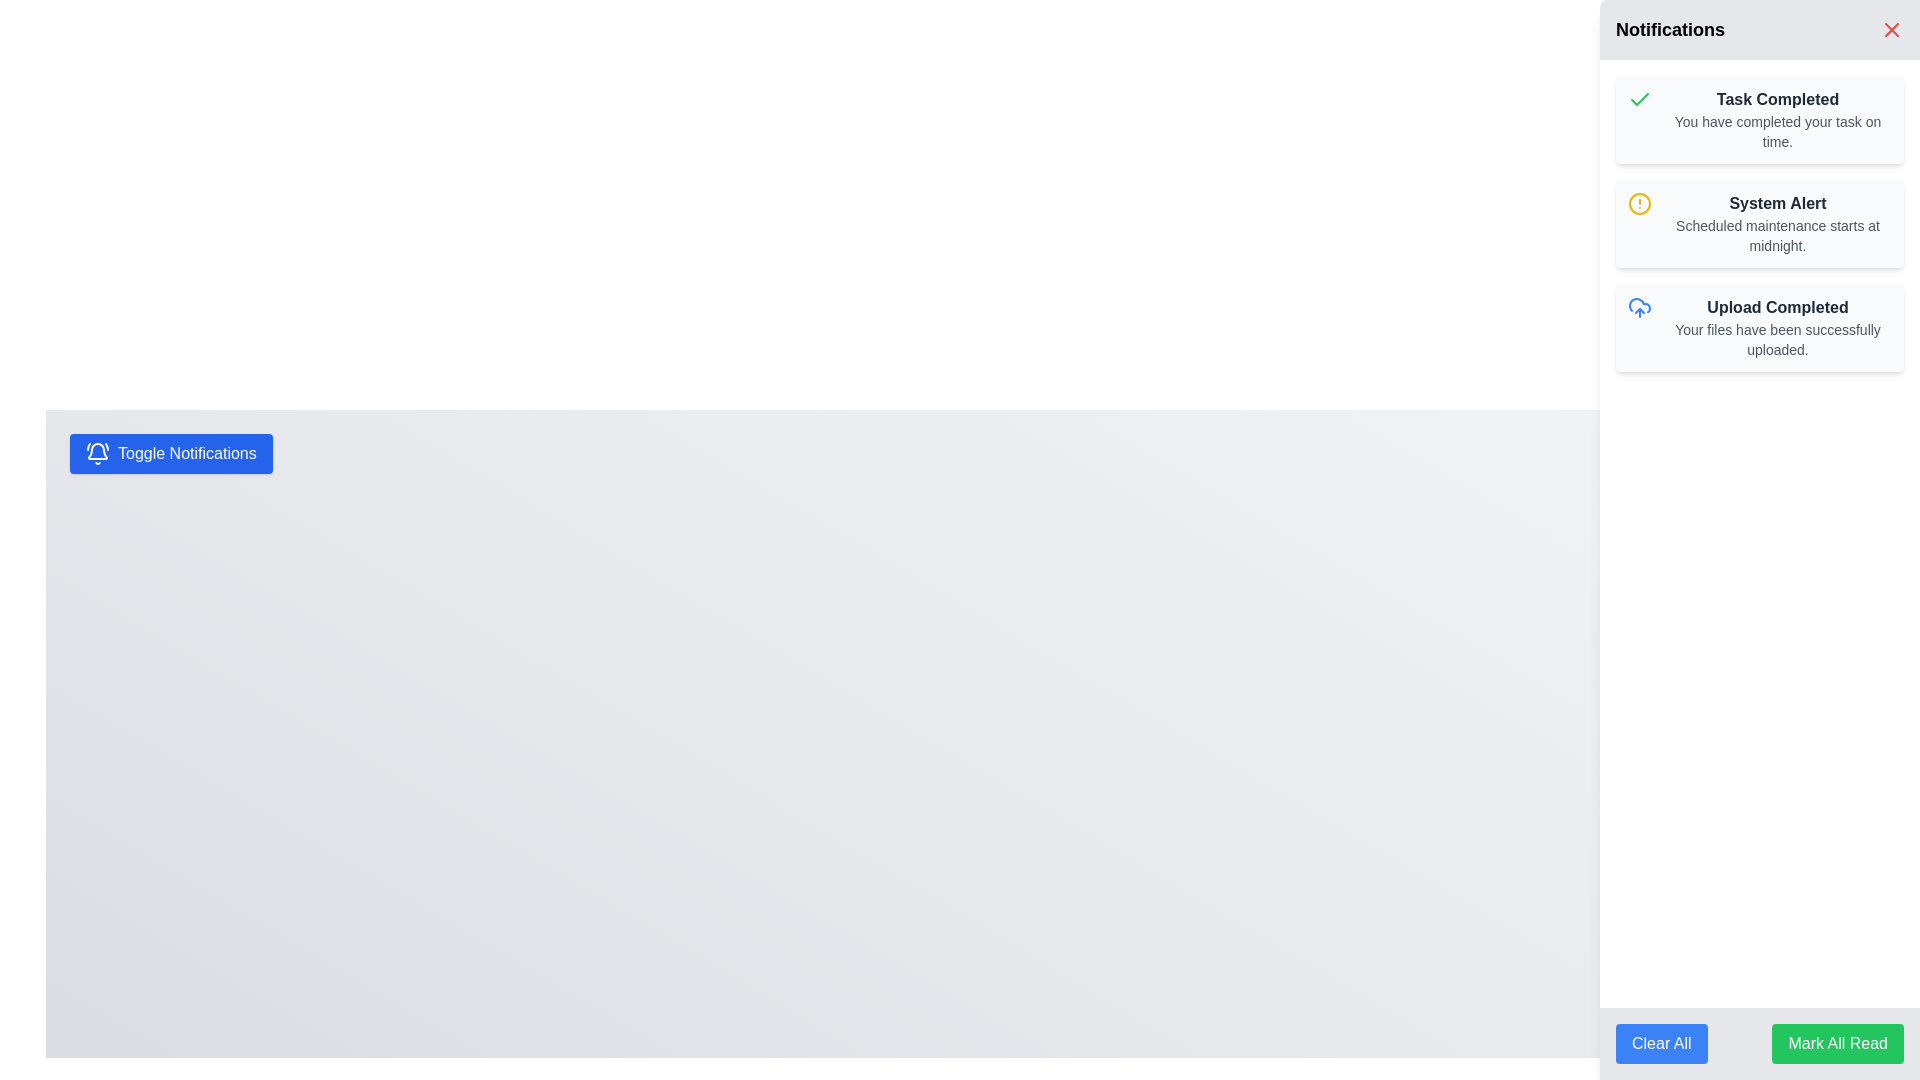 Image resolution: width=1920 pixels, height=1080 pixels. Describe the element at coordinates (1640, 100) in the screenshot. I see `the completion icon located on the left side of the notification panel under 'Notifications', which precedes the text 'Task Completed'` at that location.